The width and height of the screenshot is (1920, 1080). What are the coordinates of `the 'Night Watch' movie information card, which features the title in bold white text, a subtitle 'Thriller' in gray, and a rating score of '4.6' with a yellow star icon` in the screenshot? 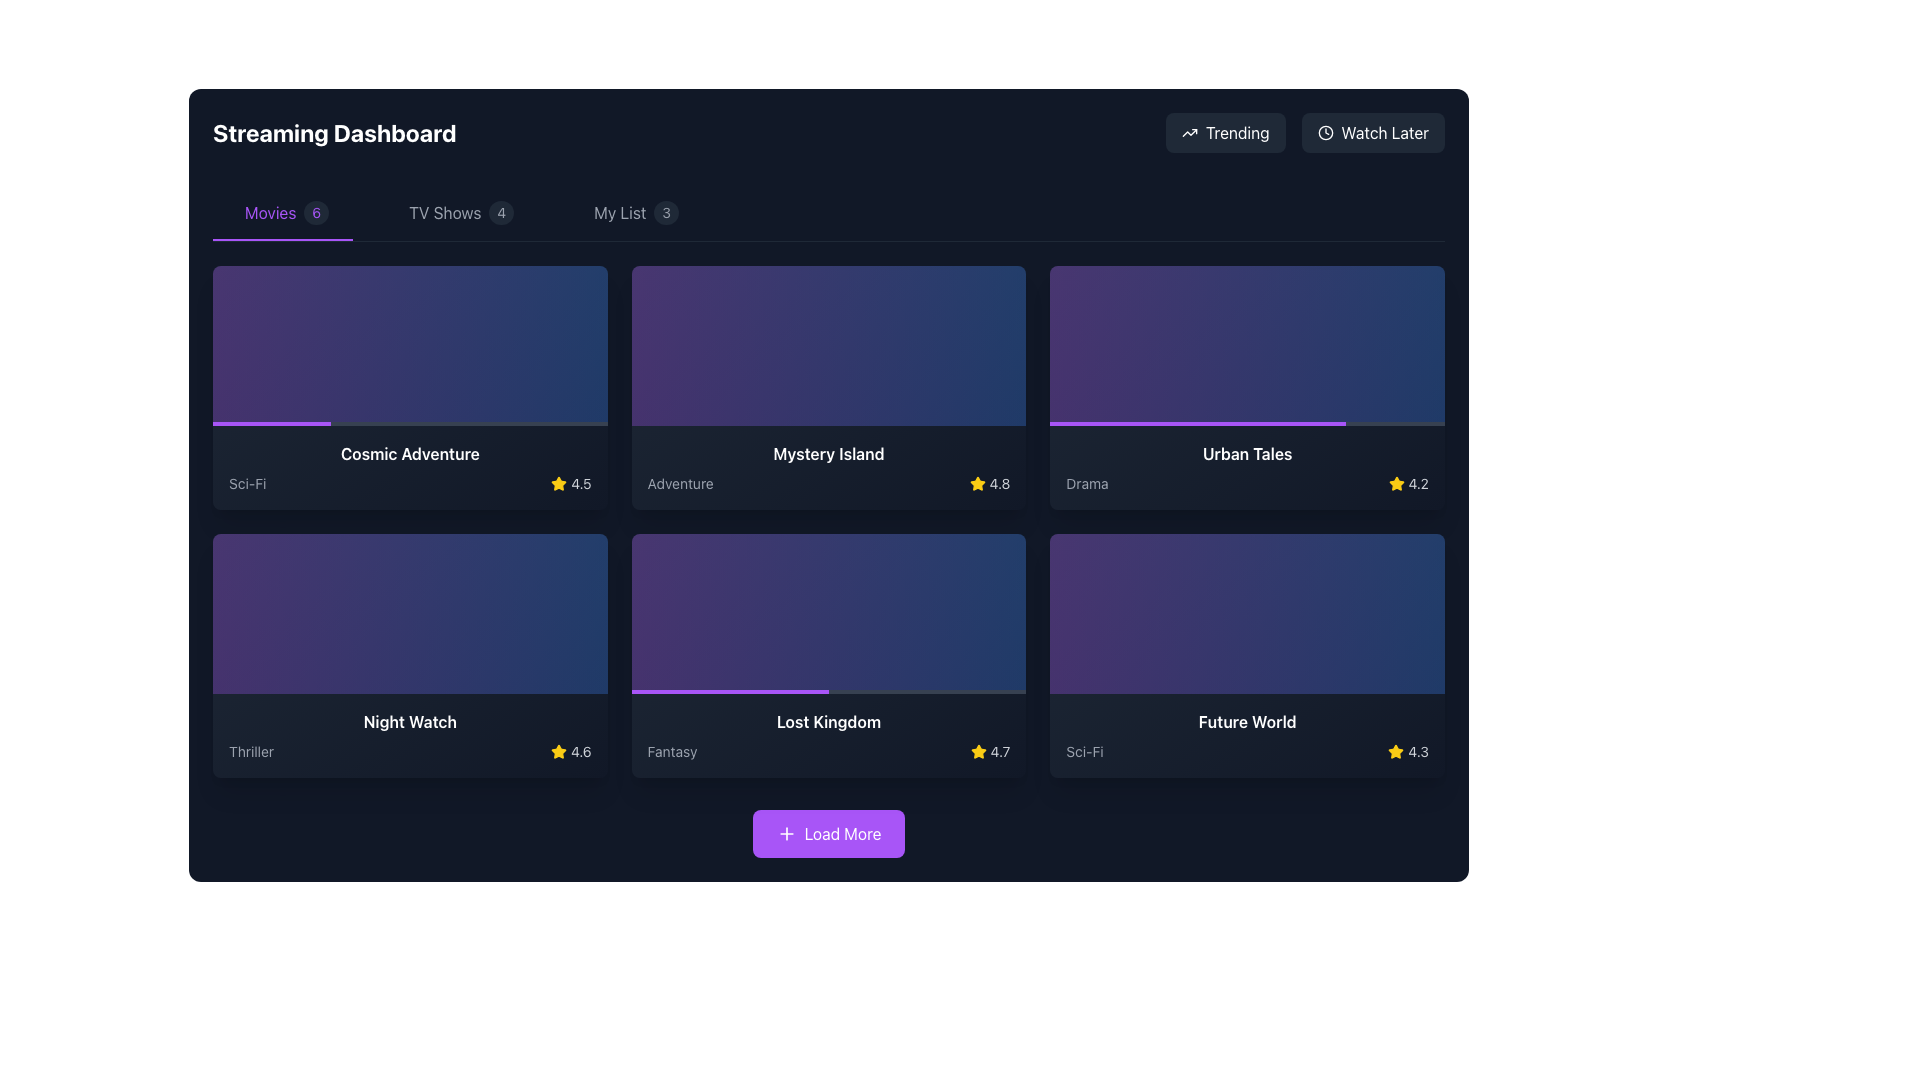 It's located at (409, 736).